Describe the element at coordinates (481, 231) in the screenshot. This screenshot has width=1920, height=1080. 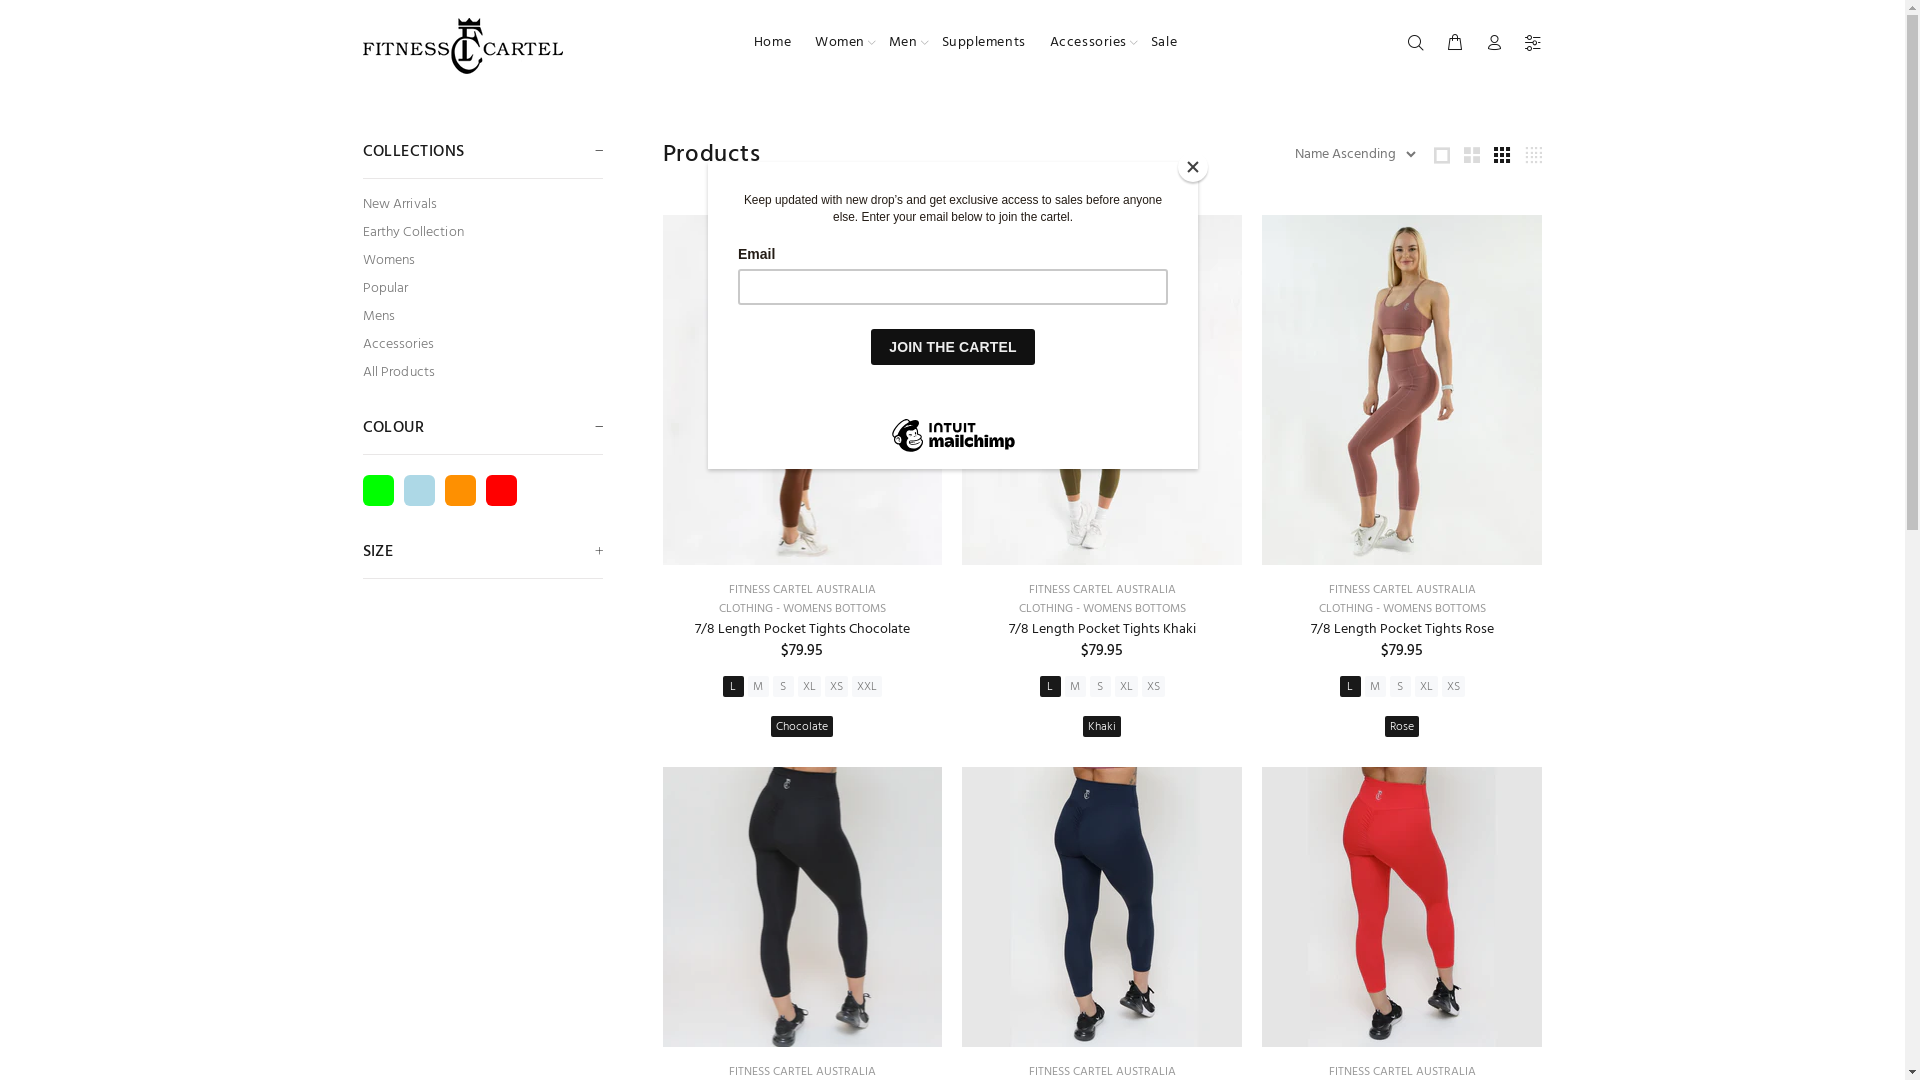
I see `'Earthy Collection'` at that location.